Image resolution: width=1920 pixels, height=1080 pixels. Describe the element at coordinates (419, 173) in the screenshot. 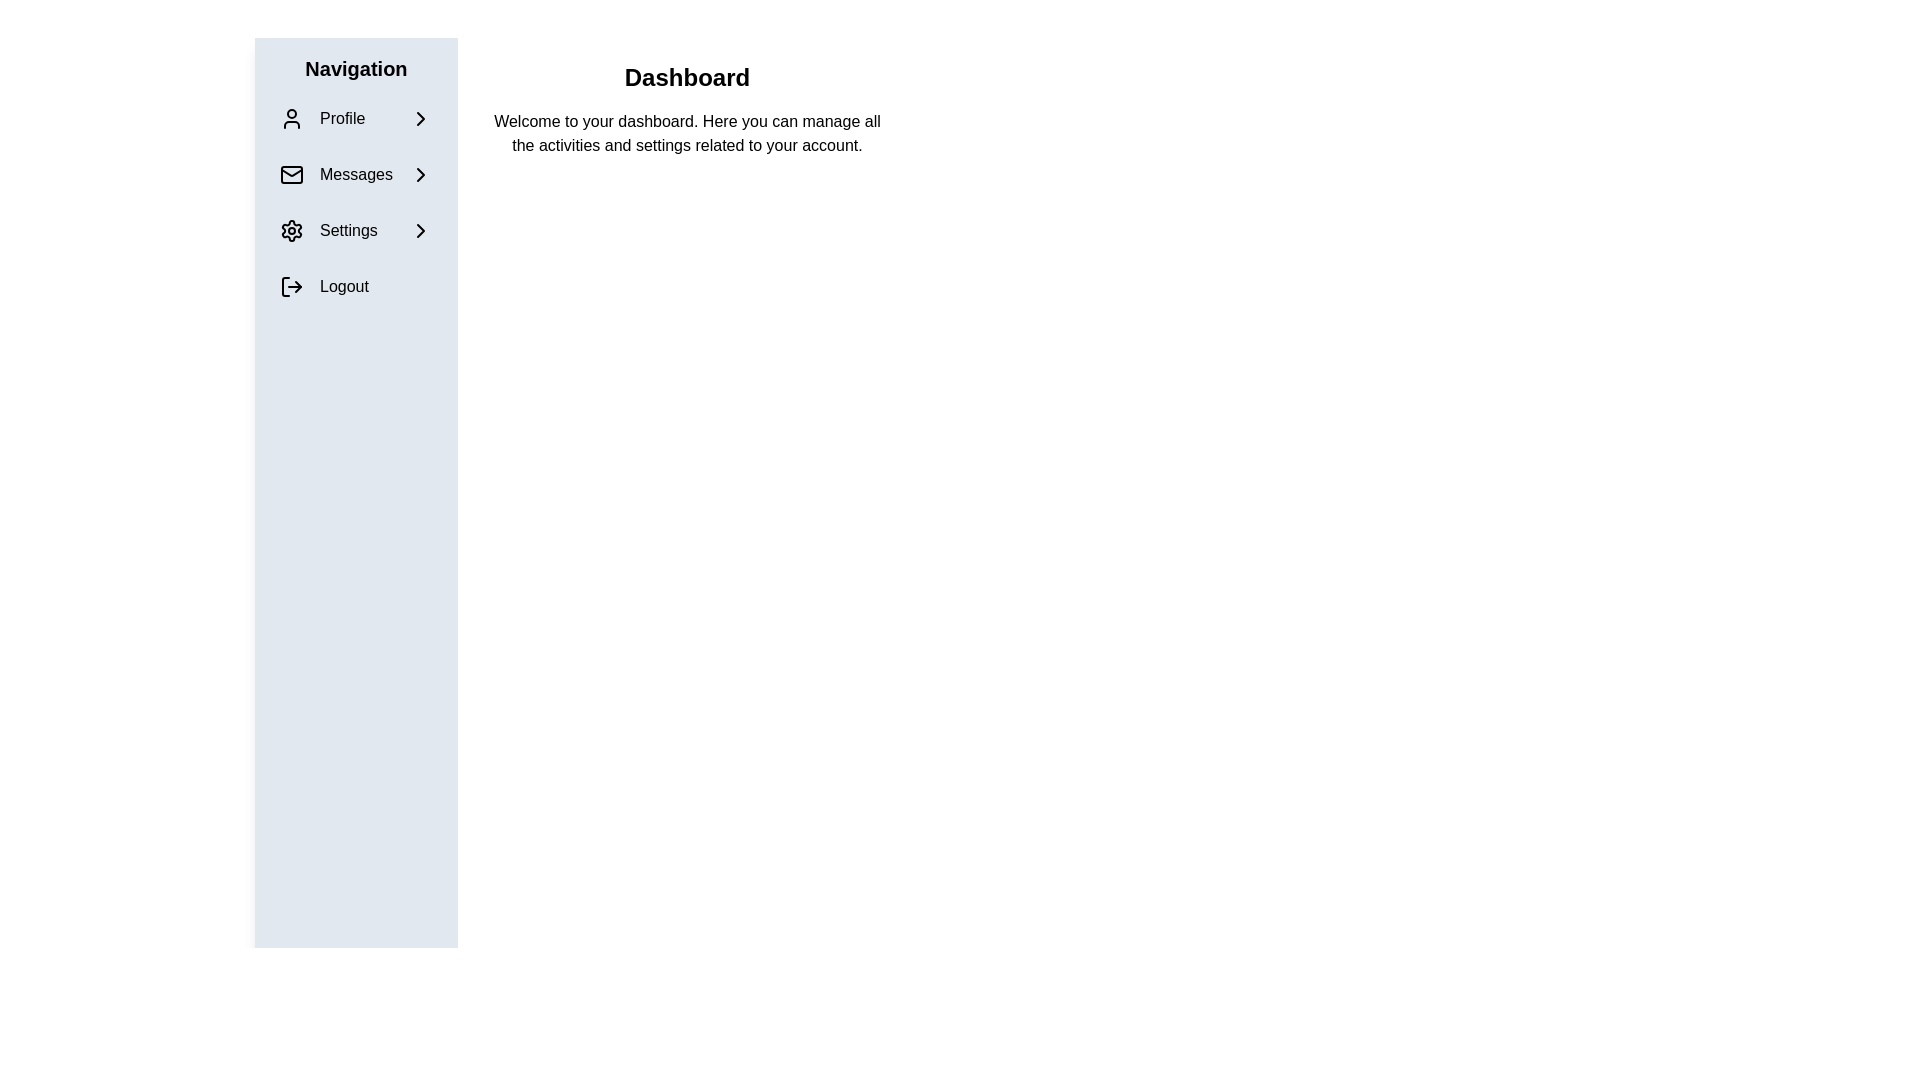

I see `the arrow icon located in the navigation bar to the right of the 'Messages' label` at that location.